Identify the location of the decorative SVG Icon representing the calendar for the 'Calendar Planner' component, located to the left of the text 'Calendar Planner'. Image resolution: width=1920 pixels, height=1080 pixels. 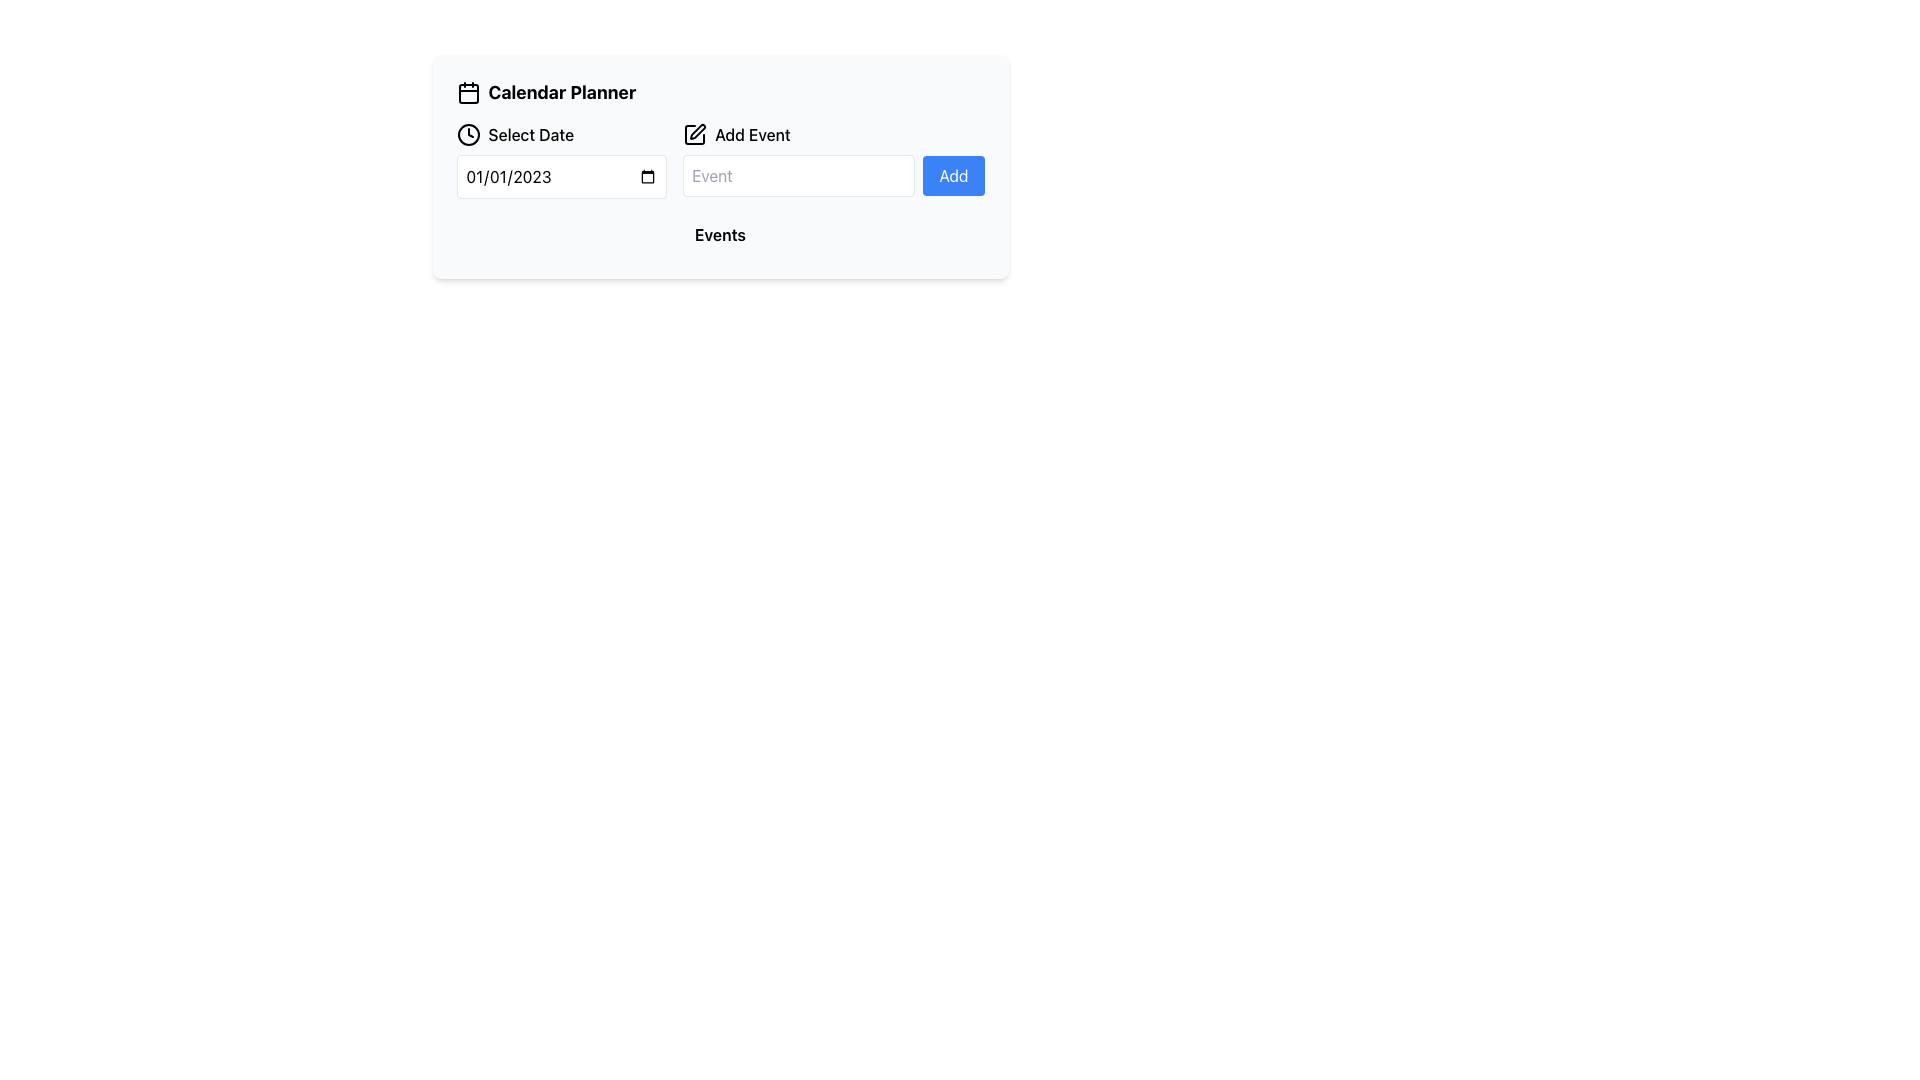
(467, 92).